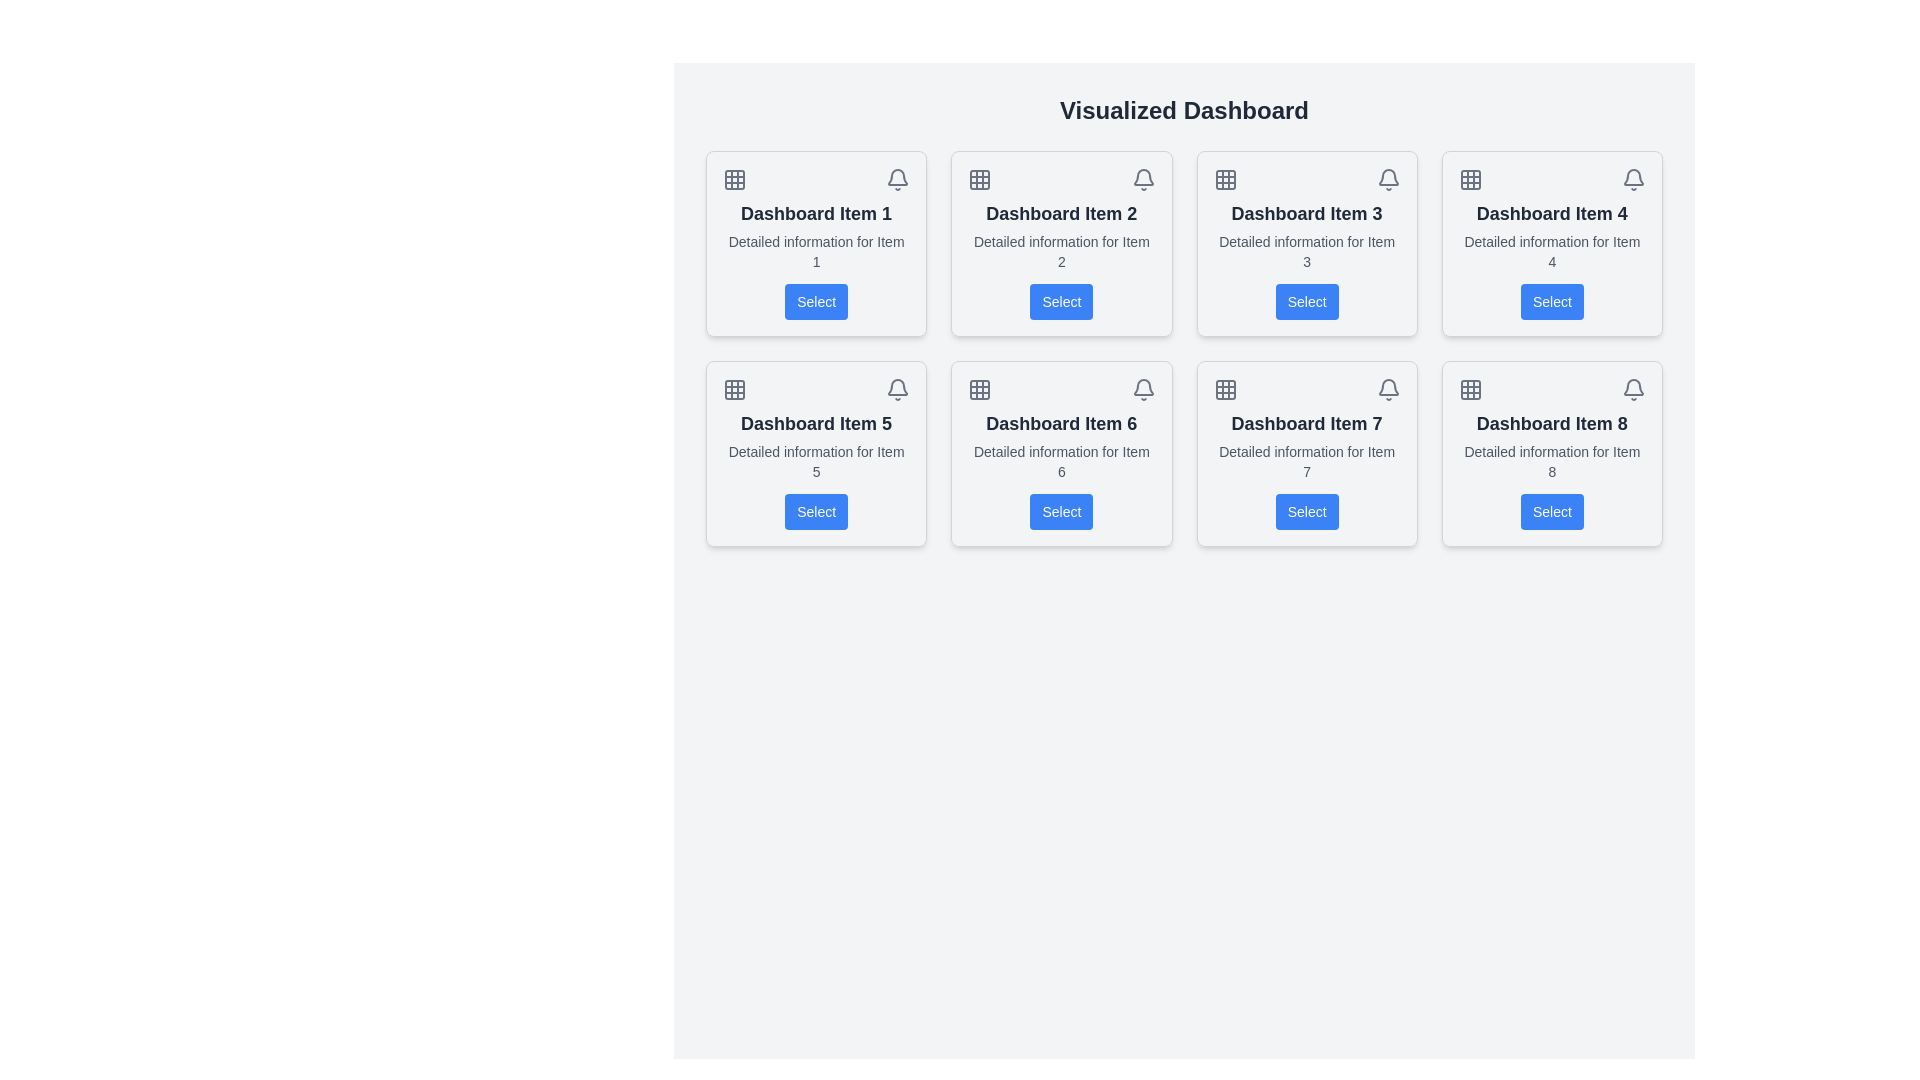 The height and width of the screenshot is (1080, 1920). What do you see at coordinates (1307, 301) in the screenshot?
I see `the rectangular button with a blue background and white text labeled 'Select', located in 'Dashboard Item 3', to observe the hover effect` at bounding box center [1307, 301].